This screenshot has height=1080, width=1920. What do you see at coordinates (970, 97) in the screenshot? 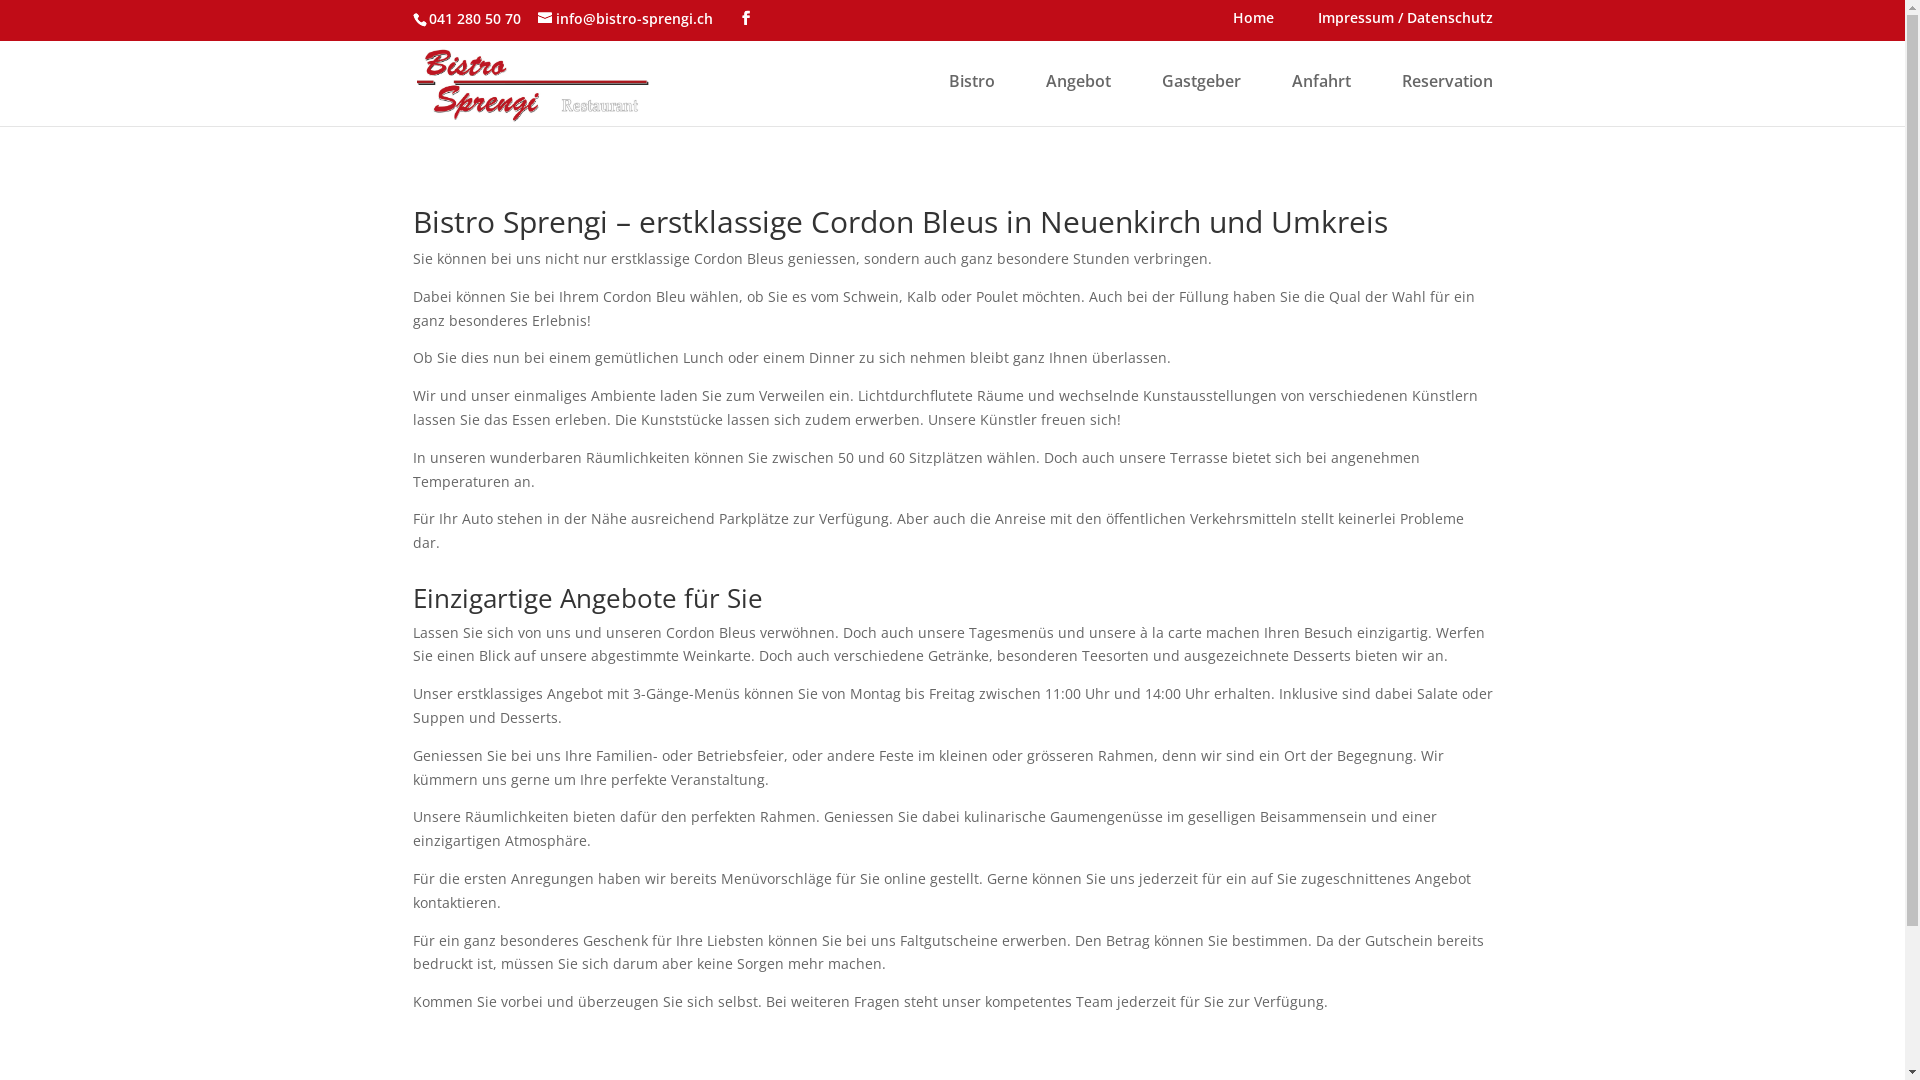
I see `'Bistro'` at bounding box center [970, 97].